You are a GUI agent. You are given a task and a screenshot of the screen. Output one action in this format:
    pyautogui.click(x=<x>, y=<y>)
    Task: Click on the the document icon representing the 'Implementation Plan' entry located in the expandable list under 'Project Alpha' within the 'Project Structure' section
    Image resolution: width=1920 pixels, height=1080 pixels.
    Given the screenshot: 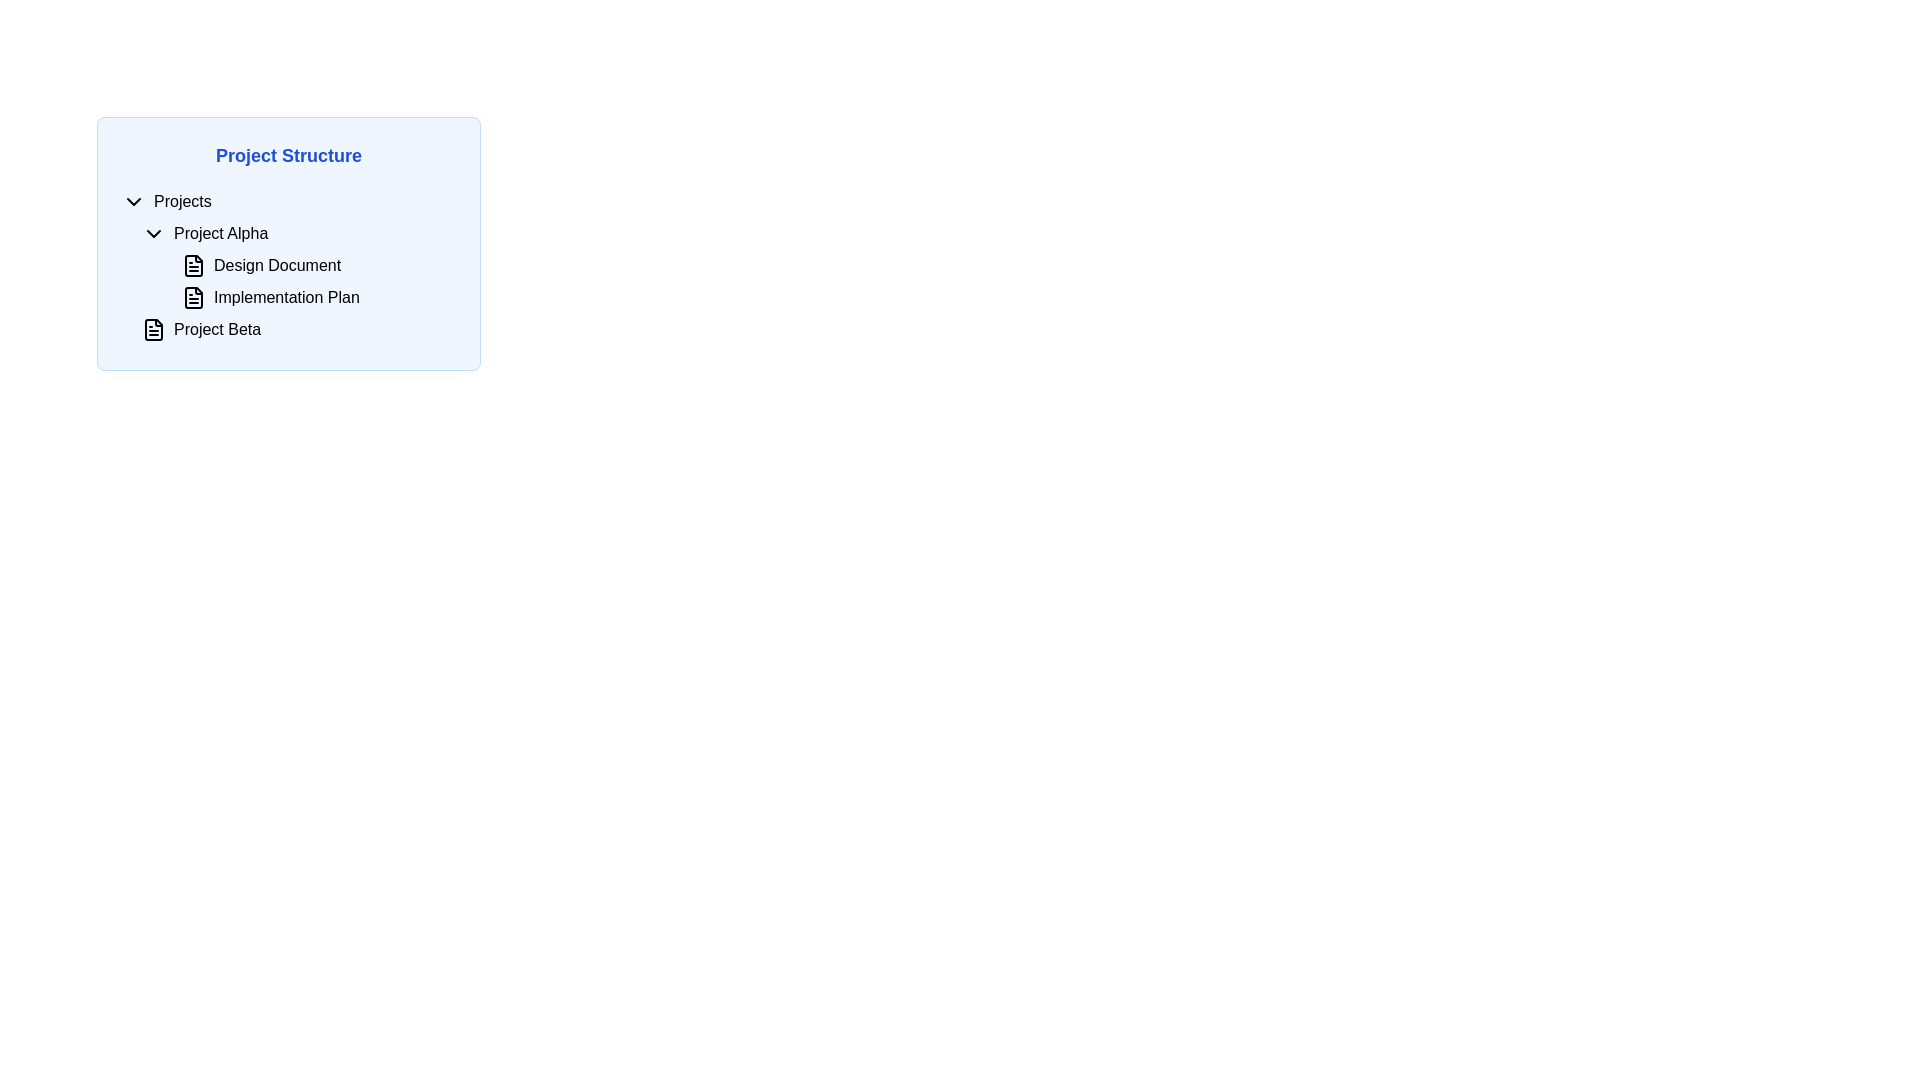 What is the action you would take?
    pyautogui.click(x=193, y=297)
    